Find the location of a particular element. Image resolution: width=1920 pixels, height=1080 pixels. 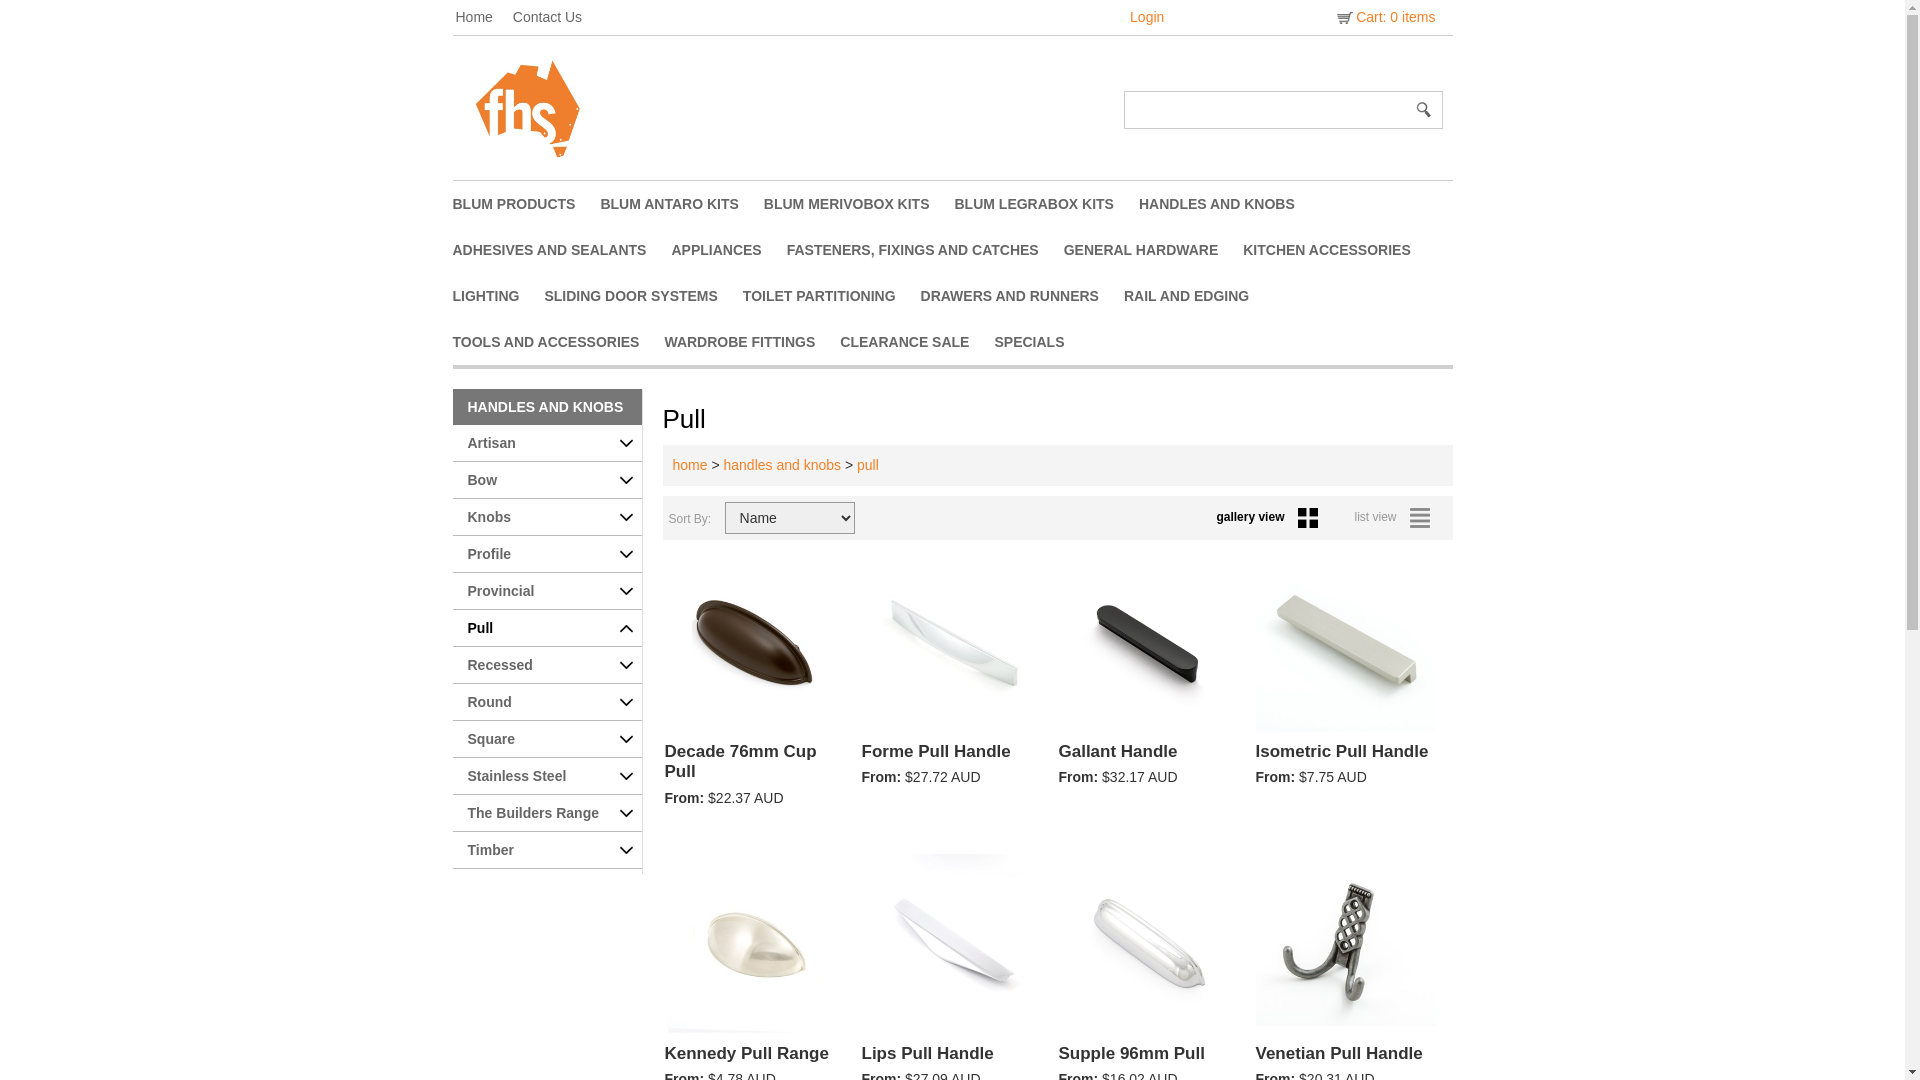

'Stainless Steel' is located at coordinates (450, 775).